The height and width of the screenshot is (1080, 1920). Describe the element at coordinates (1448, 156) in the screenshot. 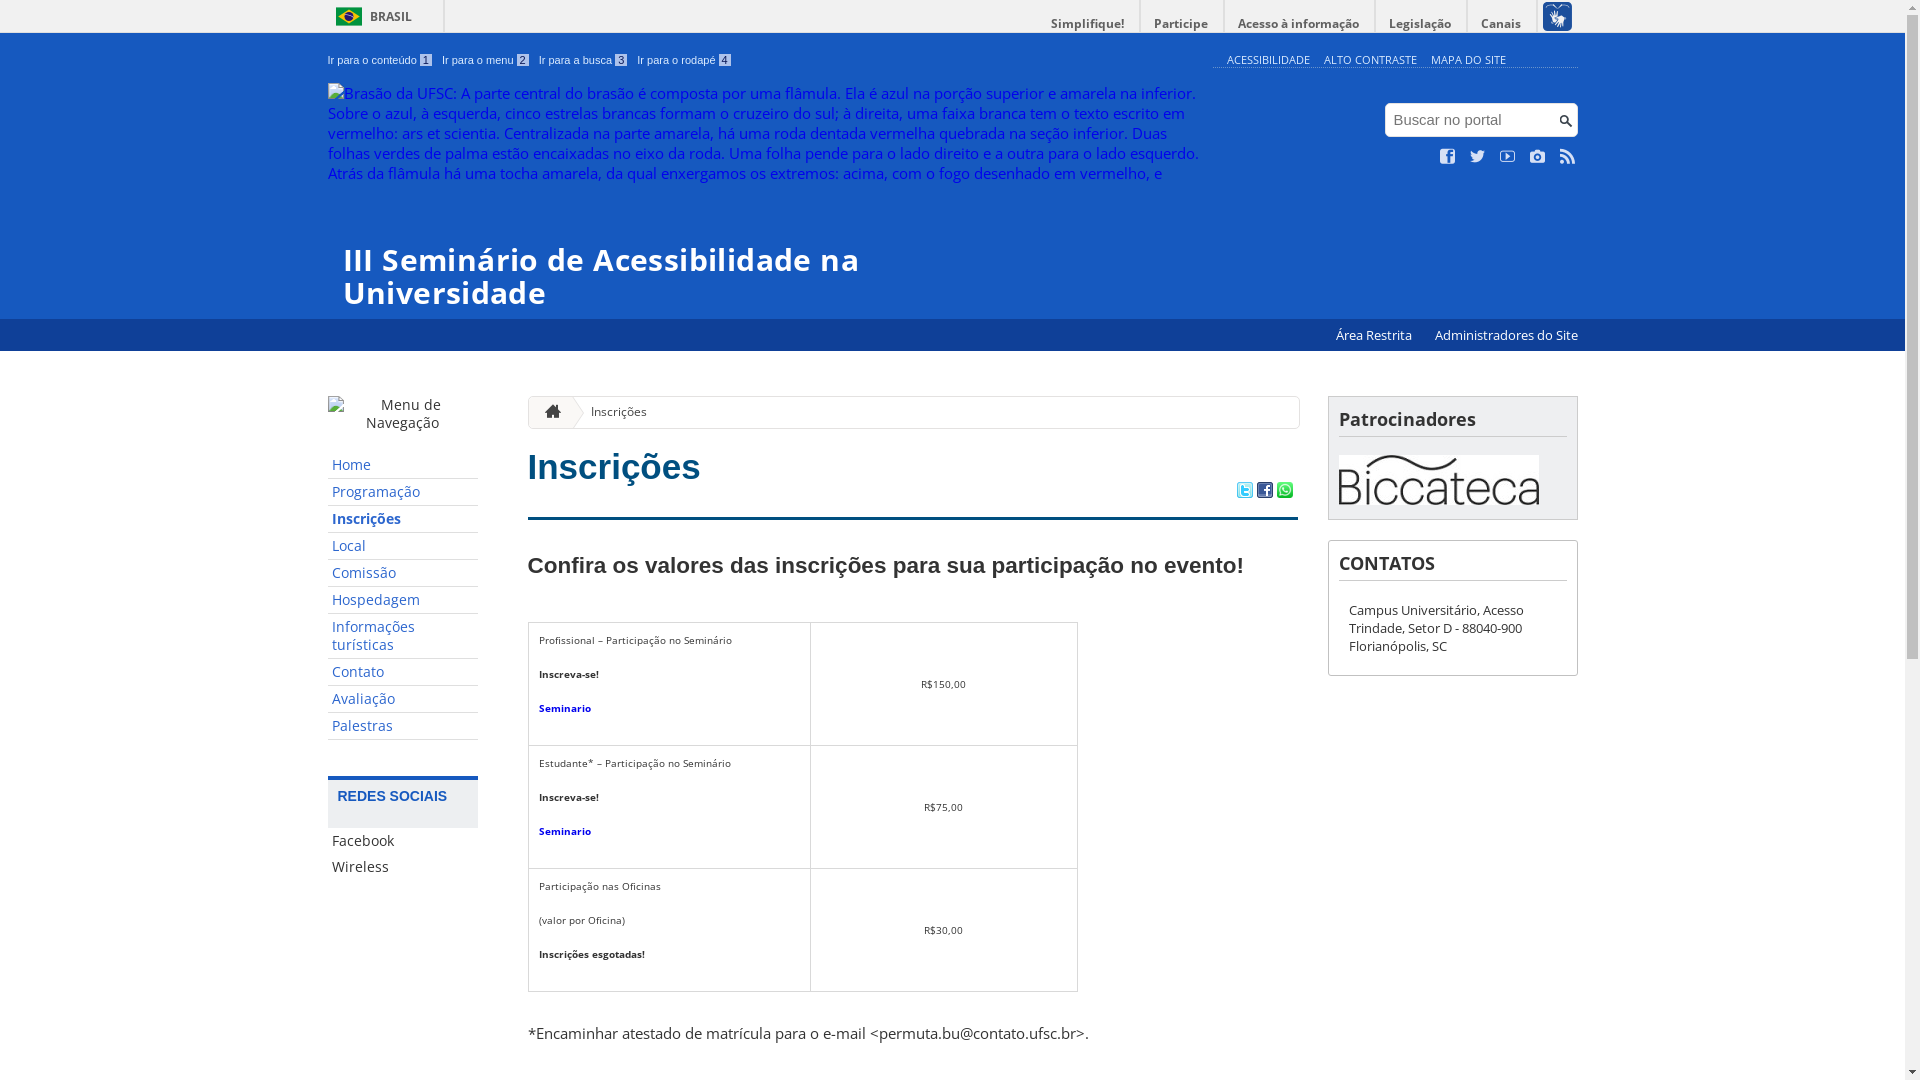

I see `'Curta no Facebook'` at that location.